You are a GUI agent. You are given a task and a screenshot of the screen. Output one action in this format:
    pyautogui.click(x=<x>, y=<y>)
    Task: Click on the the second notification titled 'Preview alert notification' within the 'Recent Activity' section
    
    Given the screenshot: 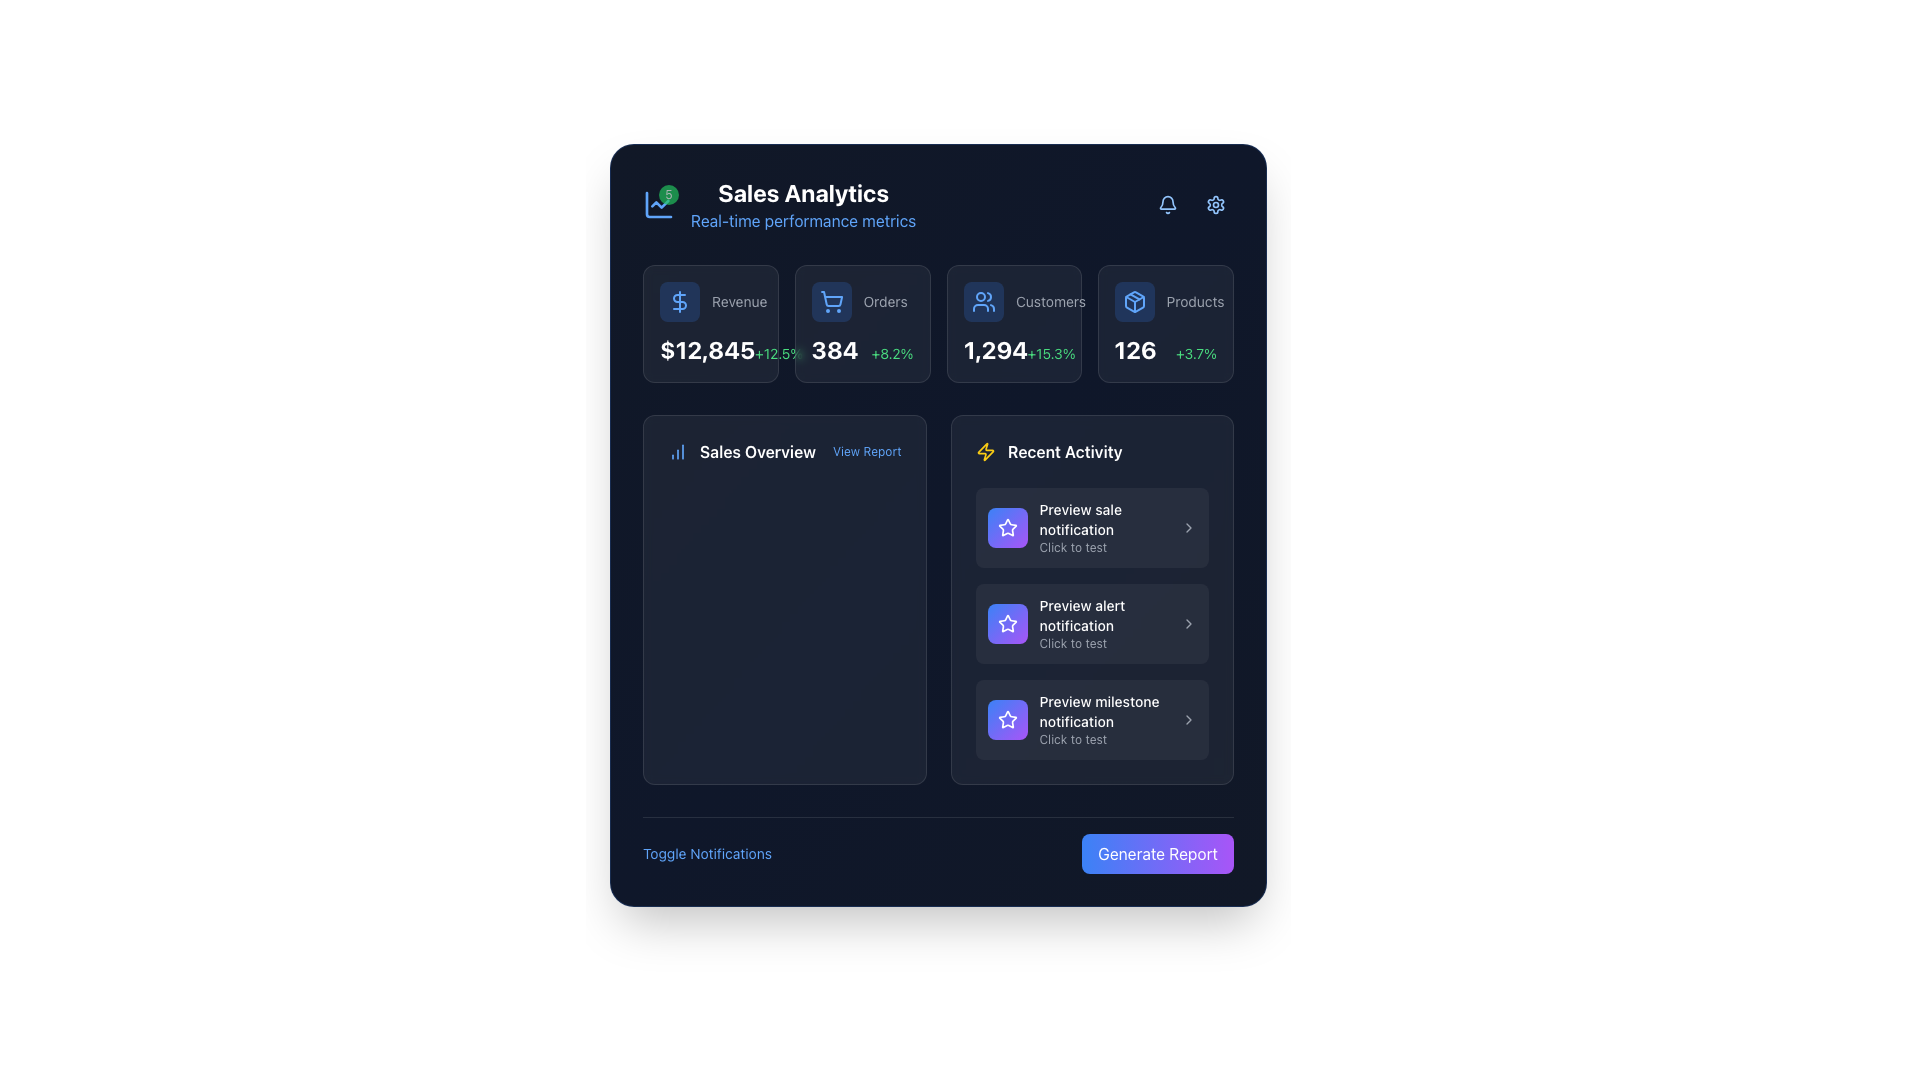 What is the action you would take?
    pyautogui.click(x=1091, y=599)
    